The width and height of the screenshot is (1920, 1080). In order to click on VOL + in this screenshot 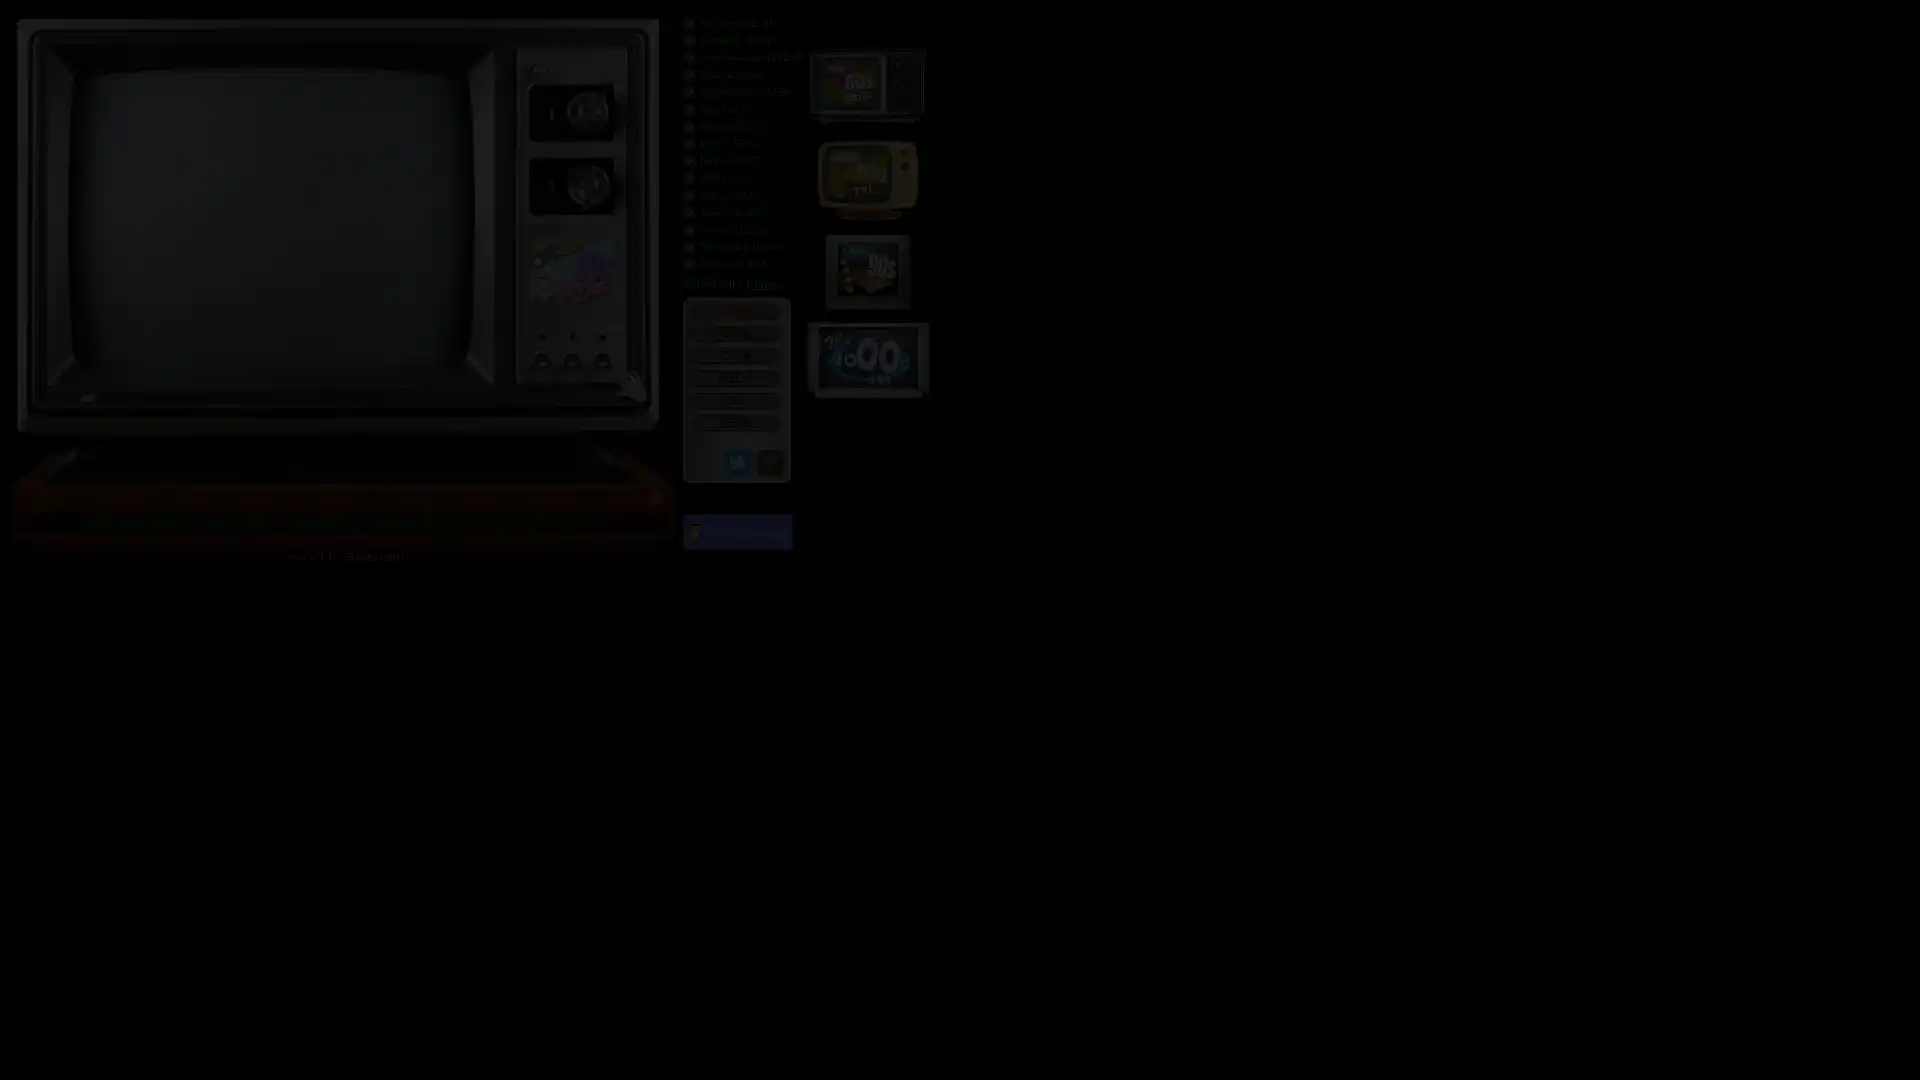, I will do `click(734, 378)`.